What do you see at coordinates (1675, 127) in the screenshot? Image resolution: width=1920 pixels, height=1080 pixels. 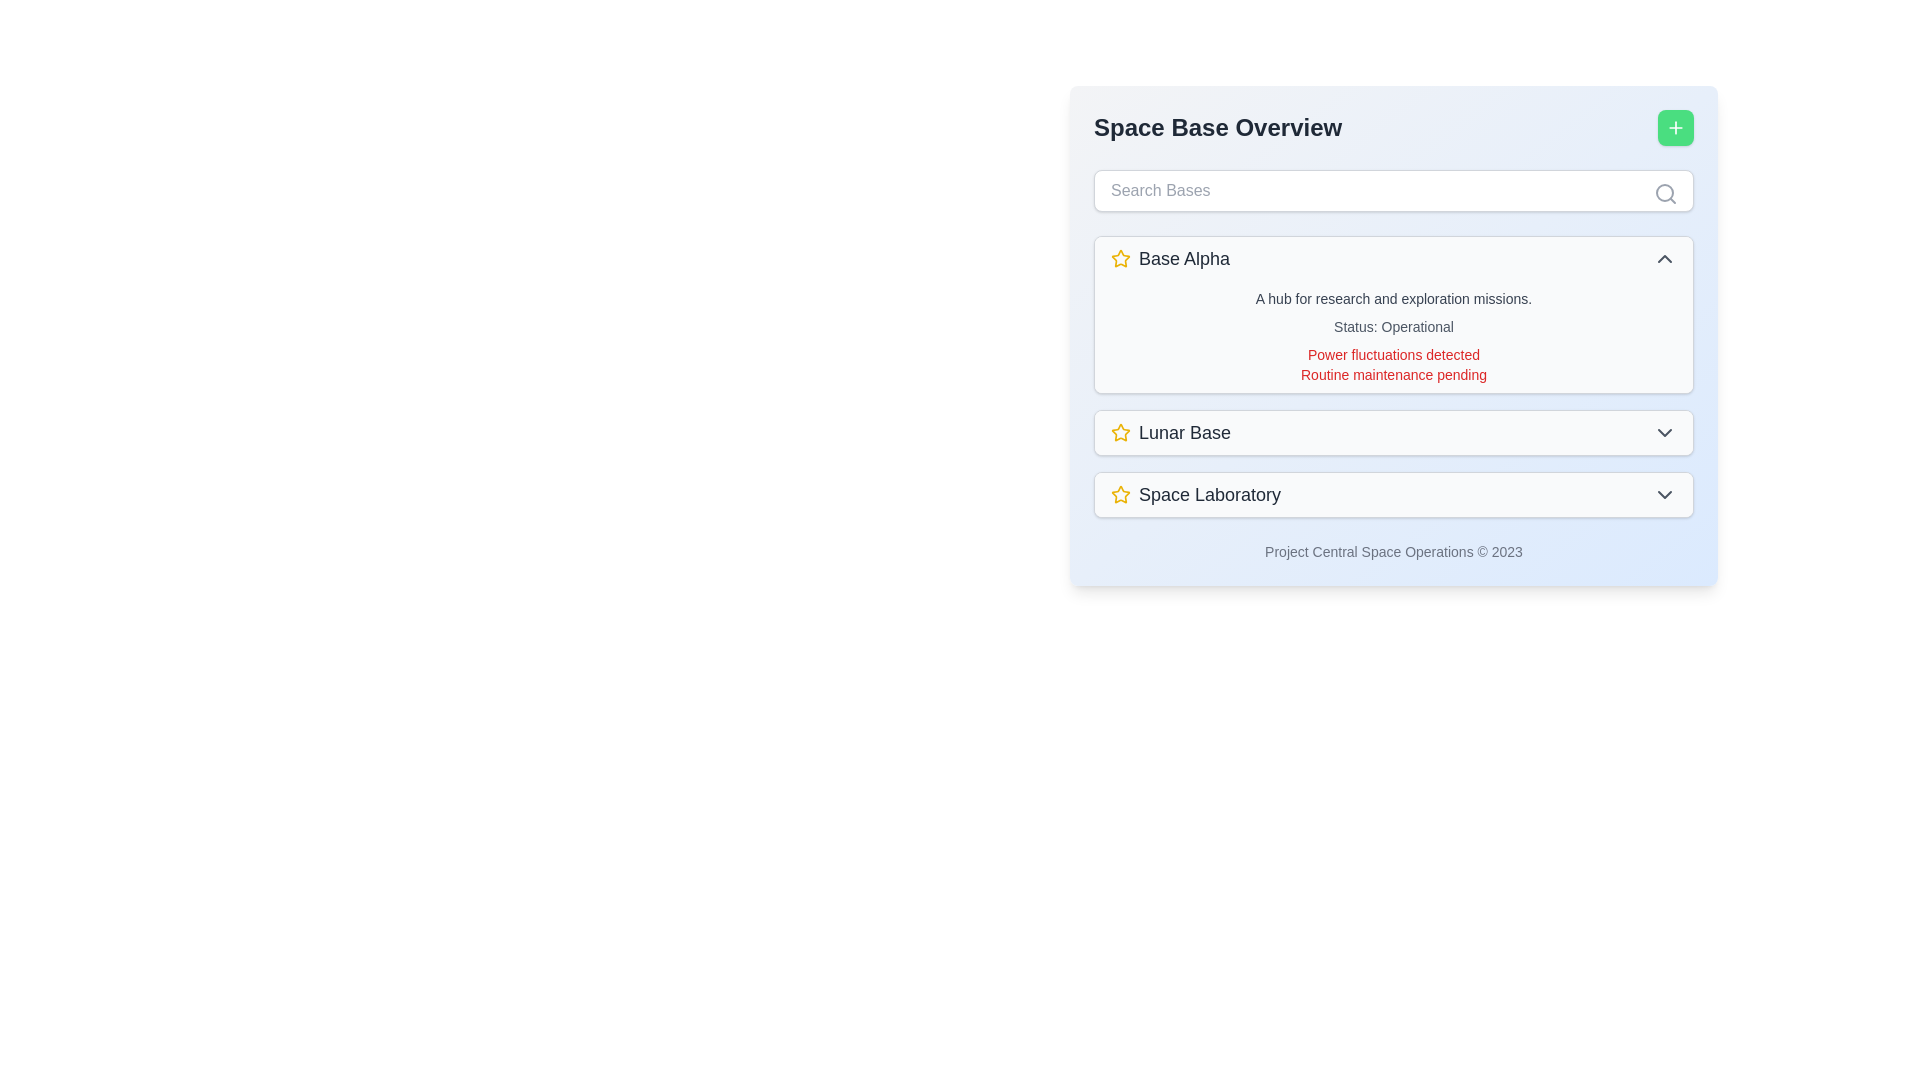 I see `the green circular button with a white plus sign in the top-right corner of the 'Space Base Overview' card` at bounding box center [1675, 127].